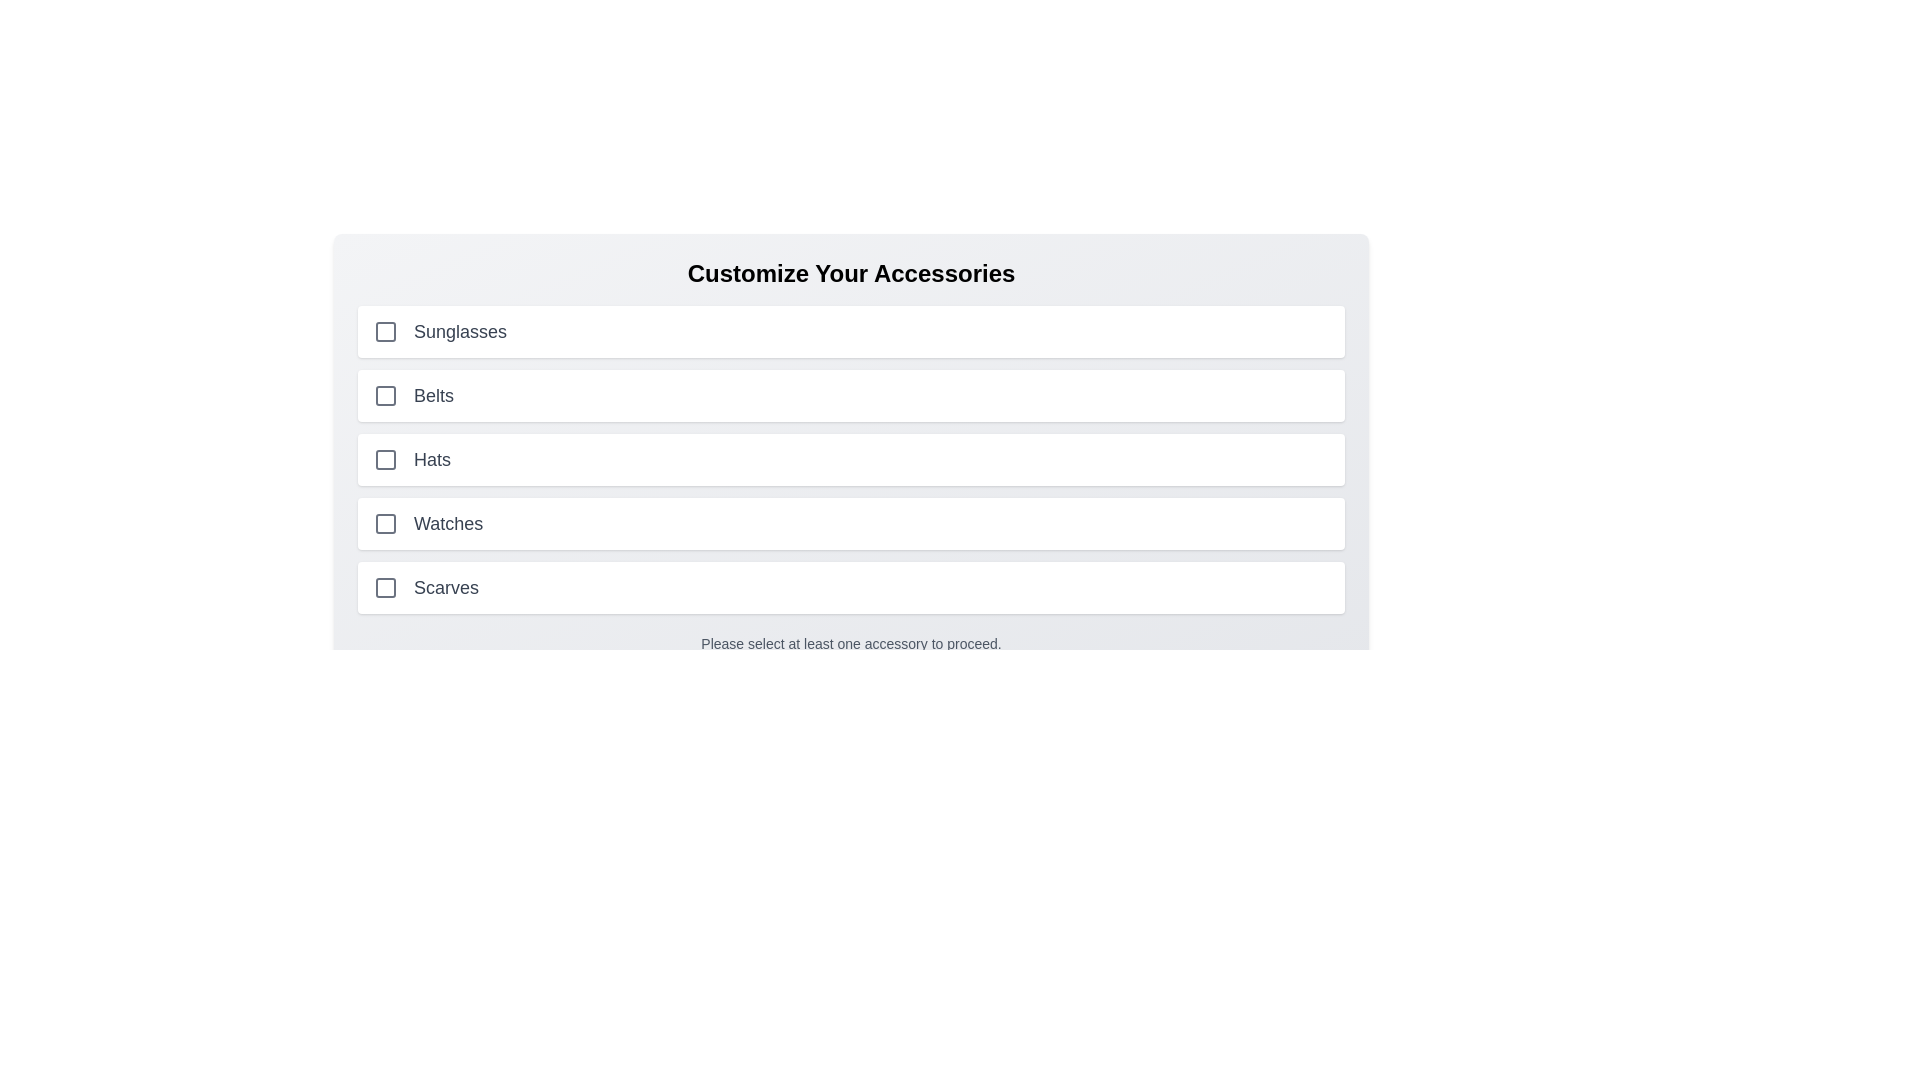  What do you see at coordinates (385, 586) in the screenshot?
I see `the checkbox with rounded corners located in the fifth row of options labeled 'Scarves'` at bounding box center [385, 586].